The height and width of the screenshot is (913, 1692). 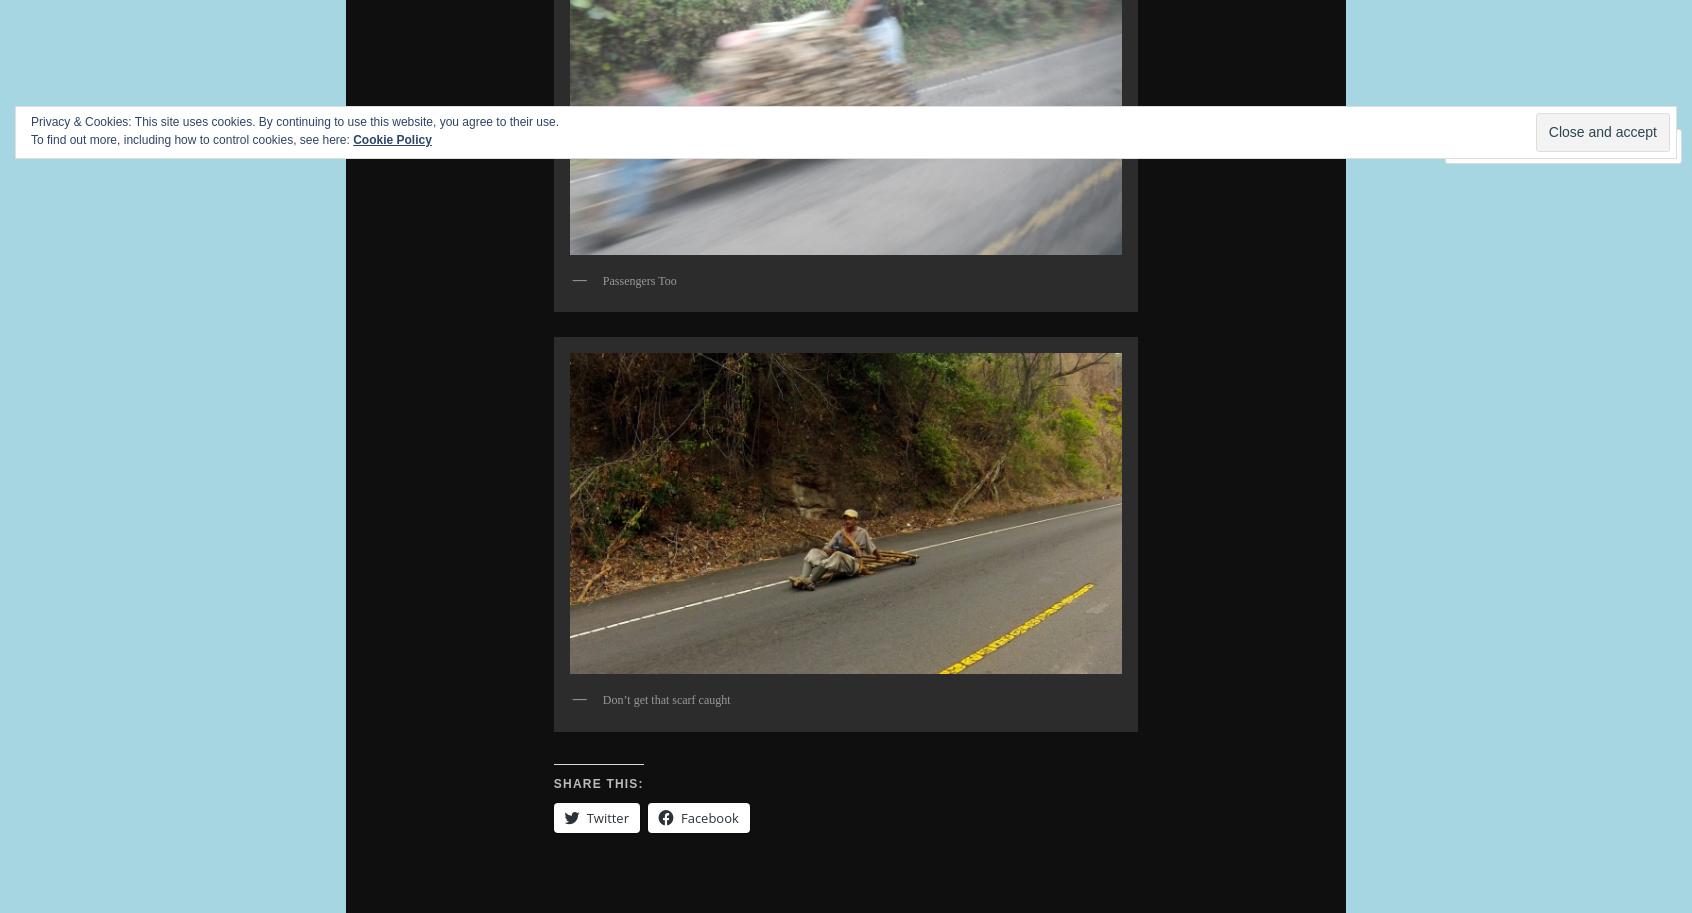 What do you see at coordinates (601, 699) in the screenshot?
I see `'Don’t get that scarf caught'` at bounding box center [601, 699].